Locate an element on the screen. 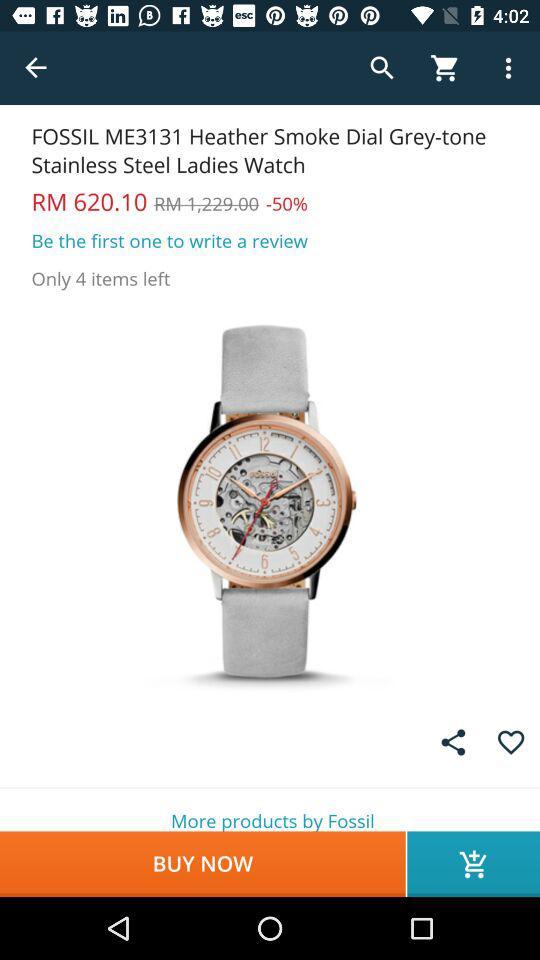  item above only 4 items item is located at coordinates (168, 240).